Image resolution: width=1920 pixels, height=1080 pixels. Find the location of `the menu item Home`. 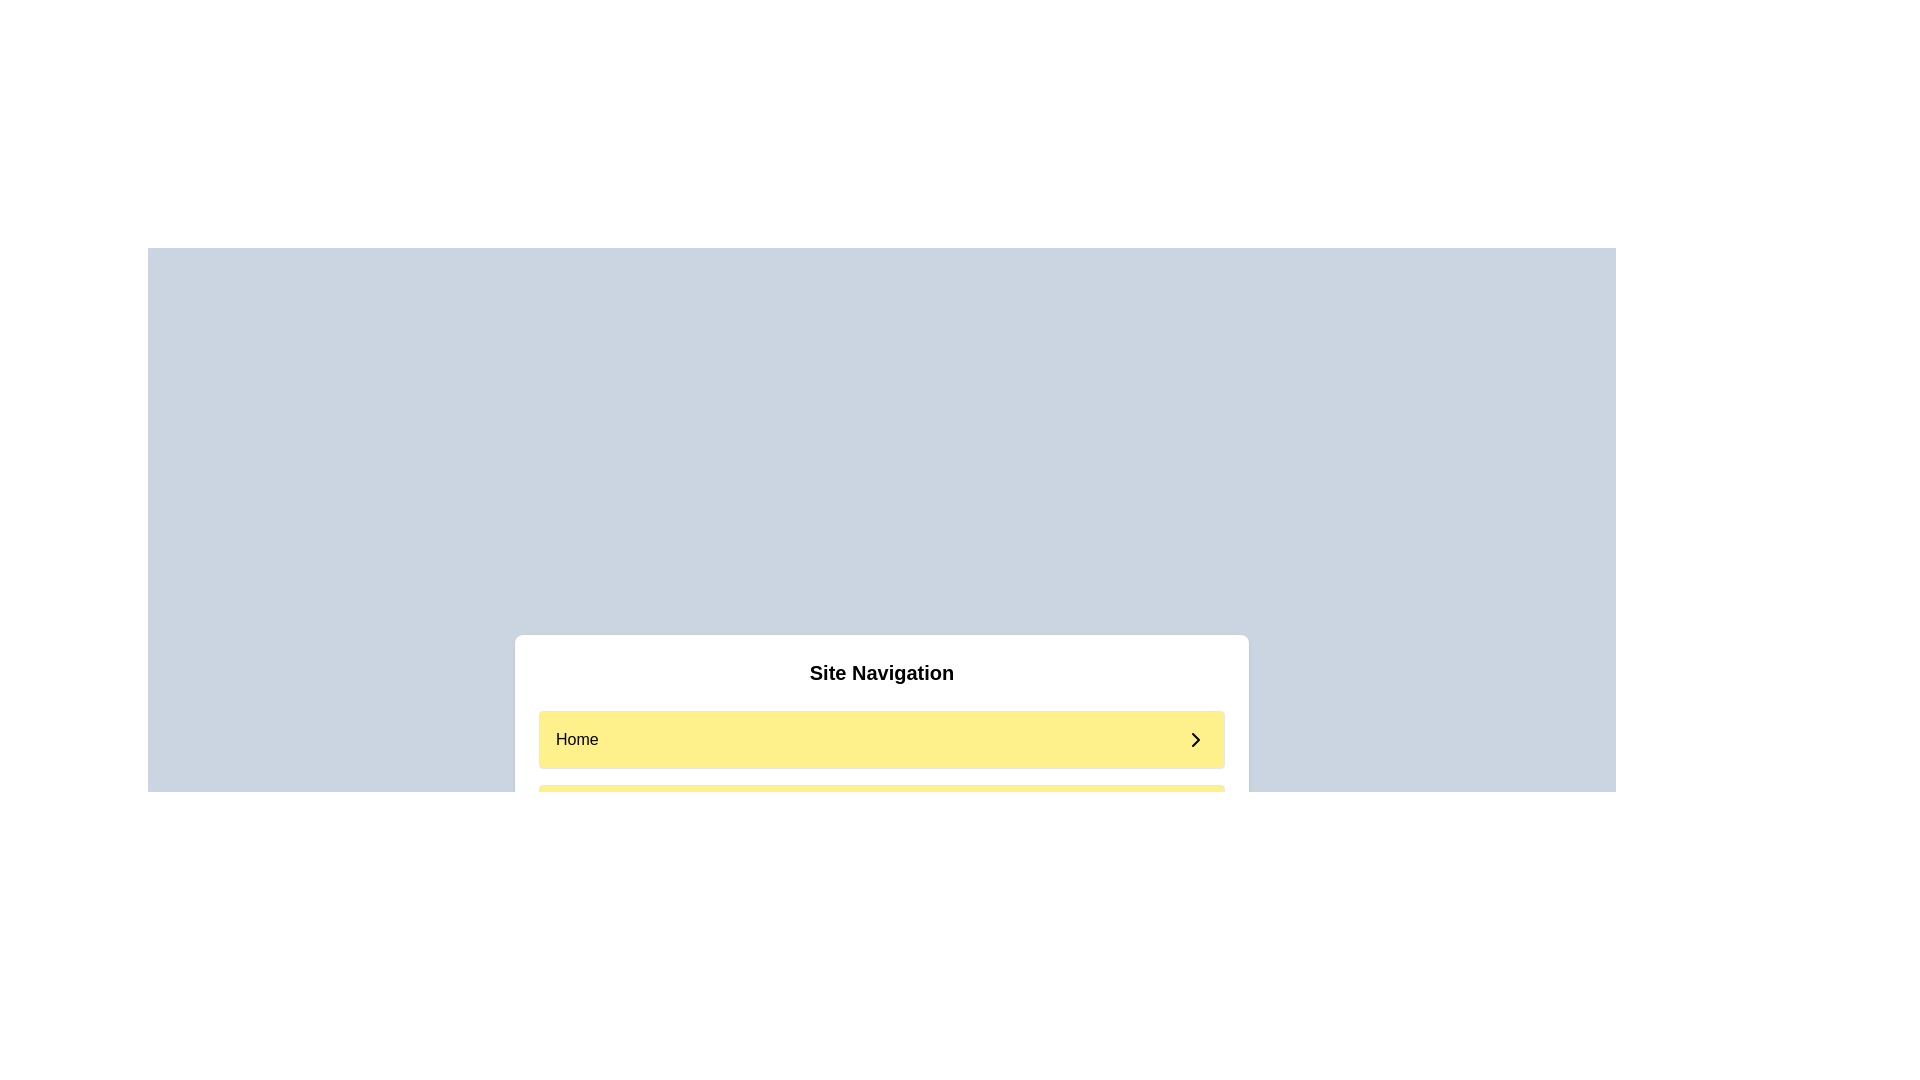

the menu item Home is located at coordinates (881, 740).